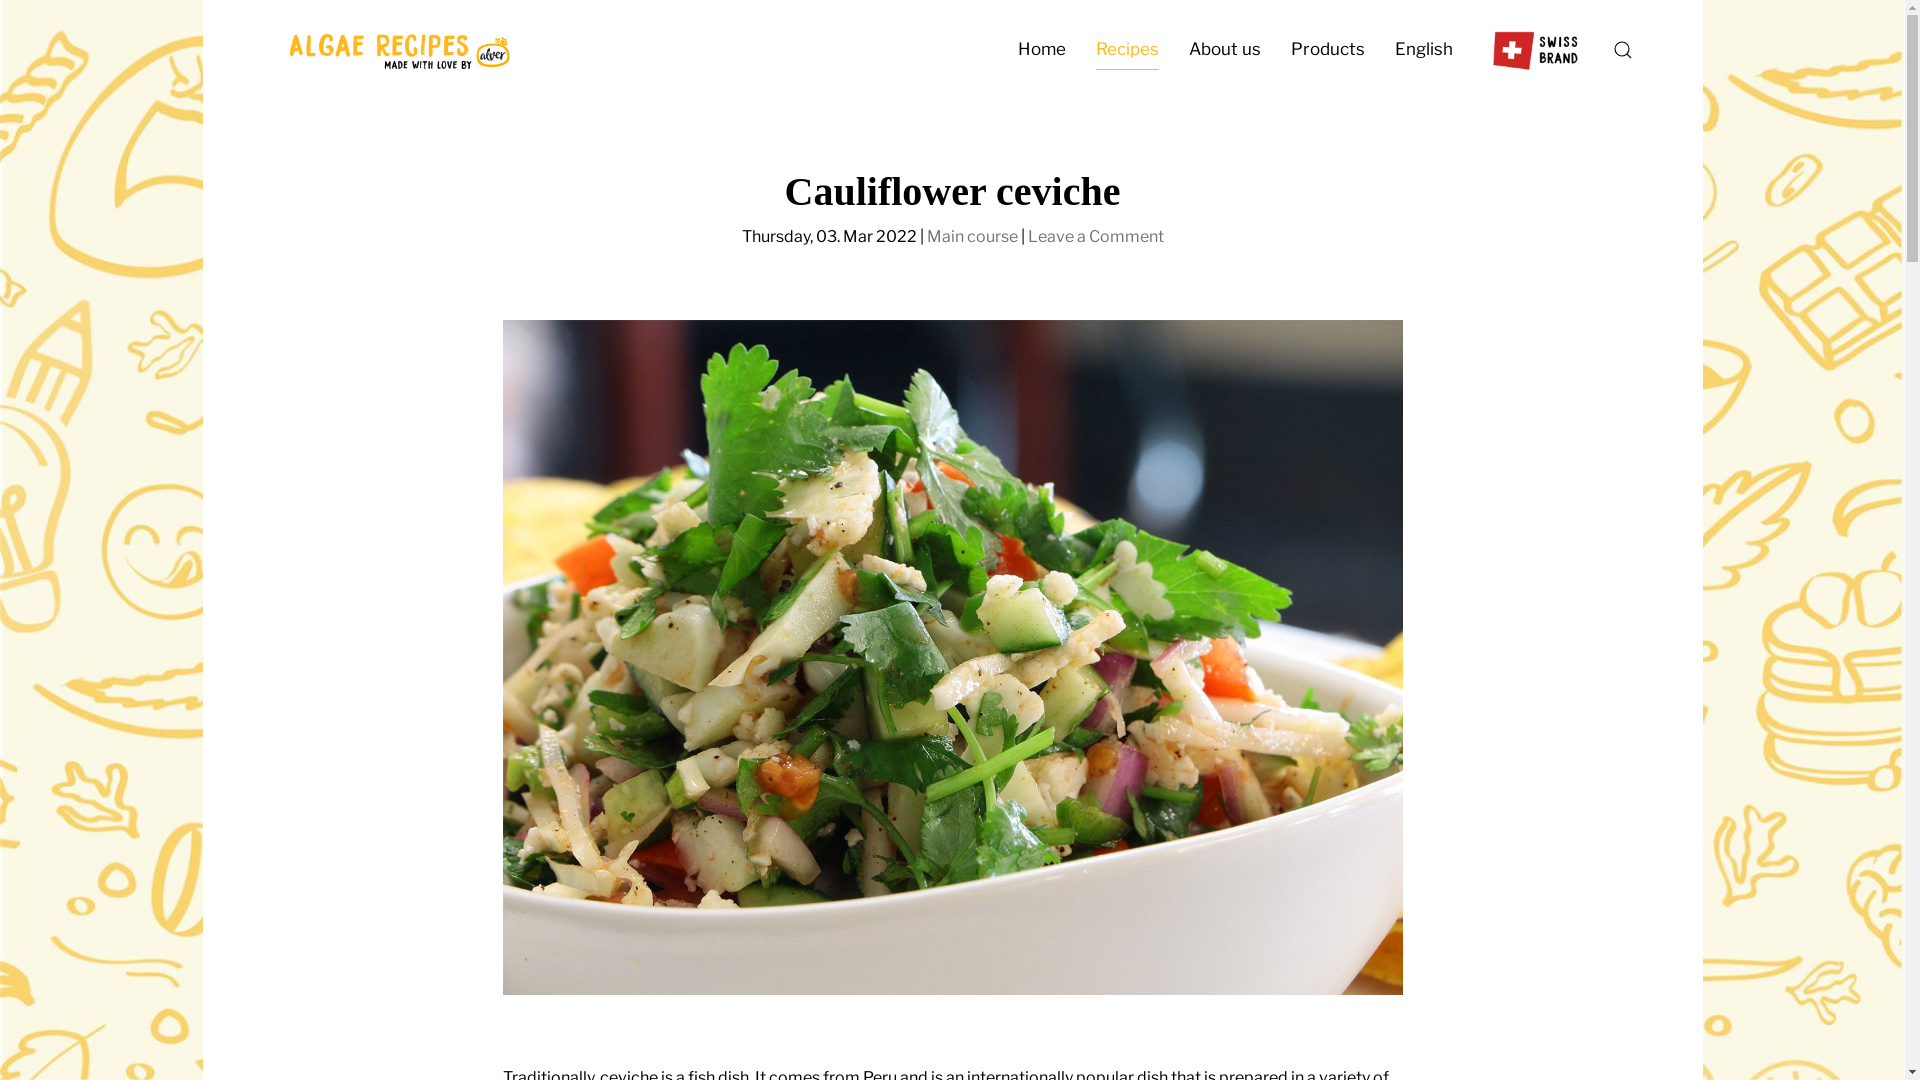 This screenshot has height=1080, width=1920. Describe the element at coordinates (971, 235) in the screenshot. I see `'Main course'` at that location.